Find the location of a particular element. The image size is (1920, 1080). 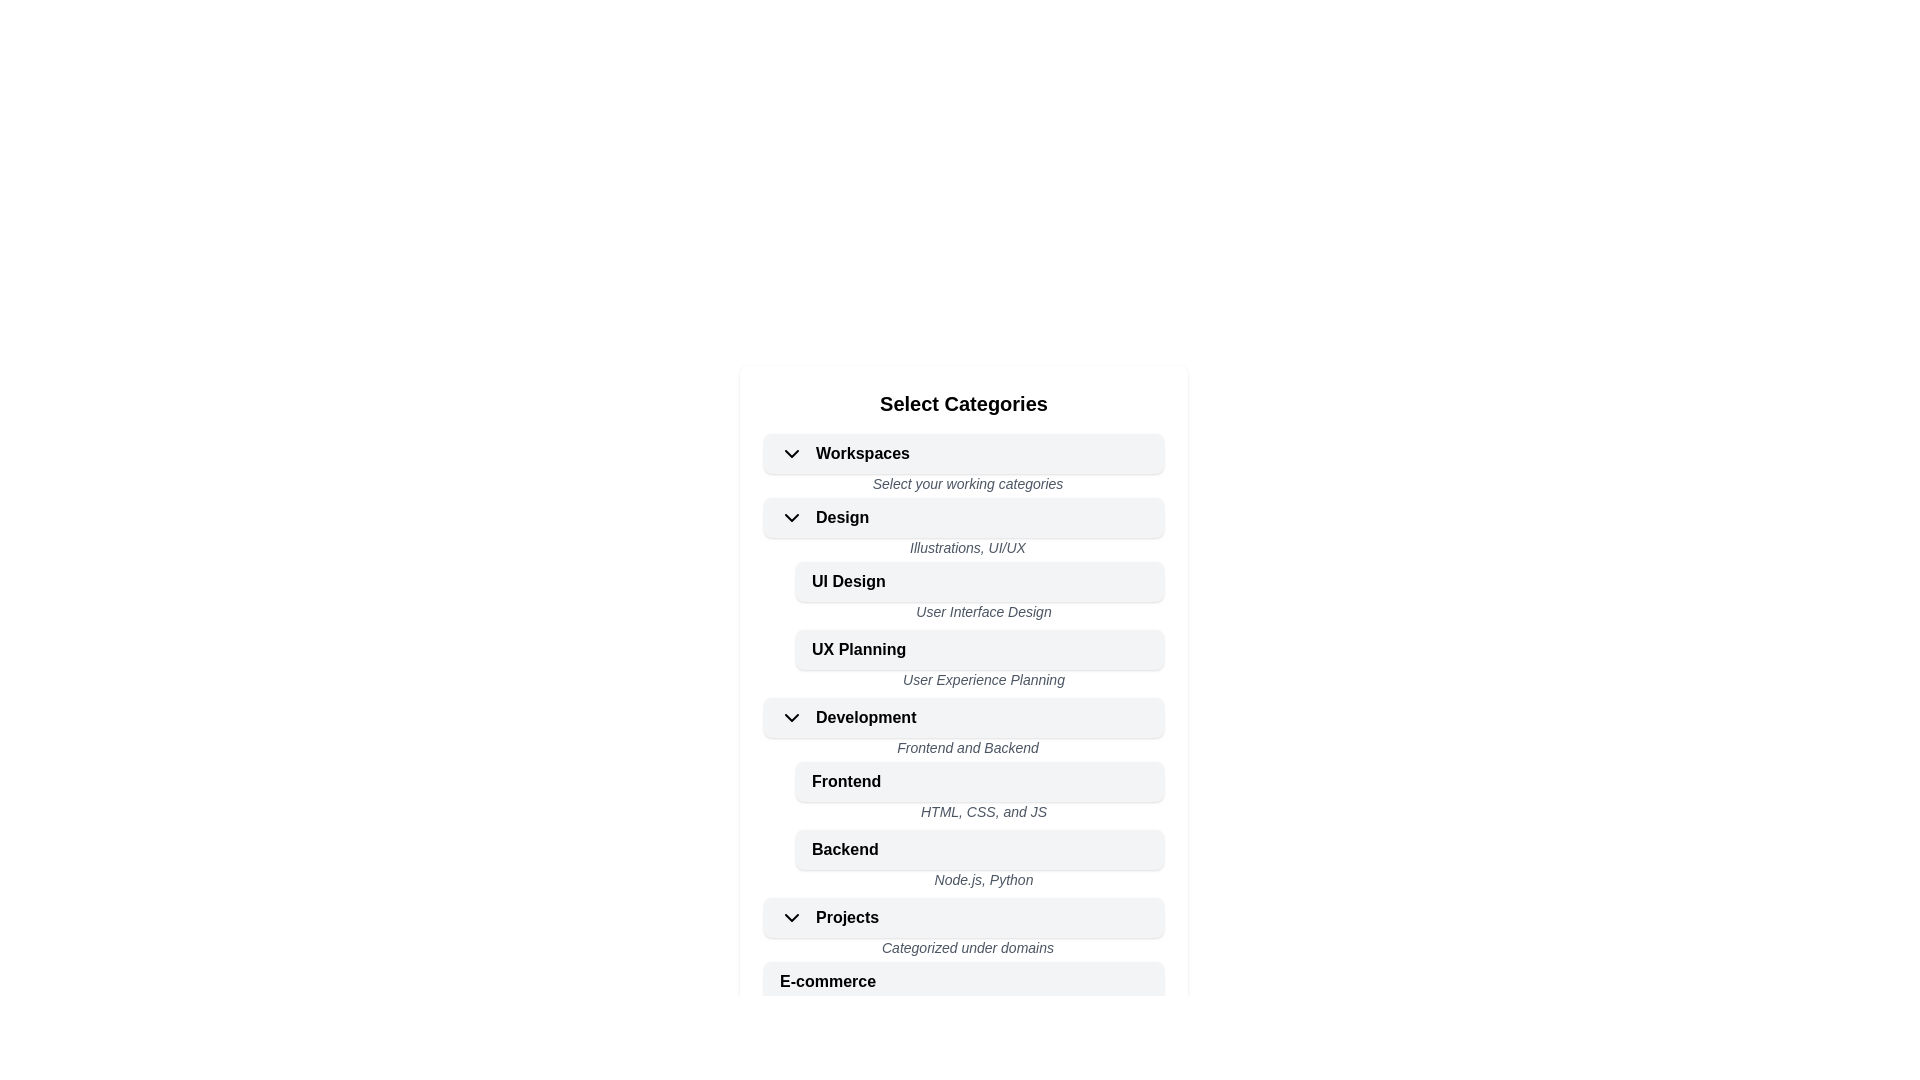

the 'UX Planning' text label, which is styled with a bold font and has a light gray background, located in the 'Design' category, positioned below 'UI Design' is located at coordinates (859, 650).